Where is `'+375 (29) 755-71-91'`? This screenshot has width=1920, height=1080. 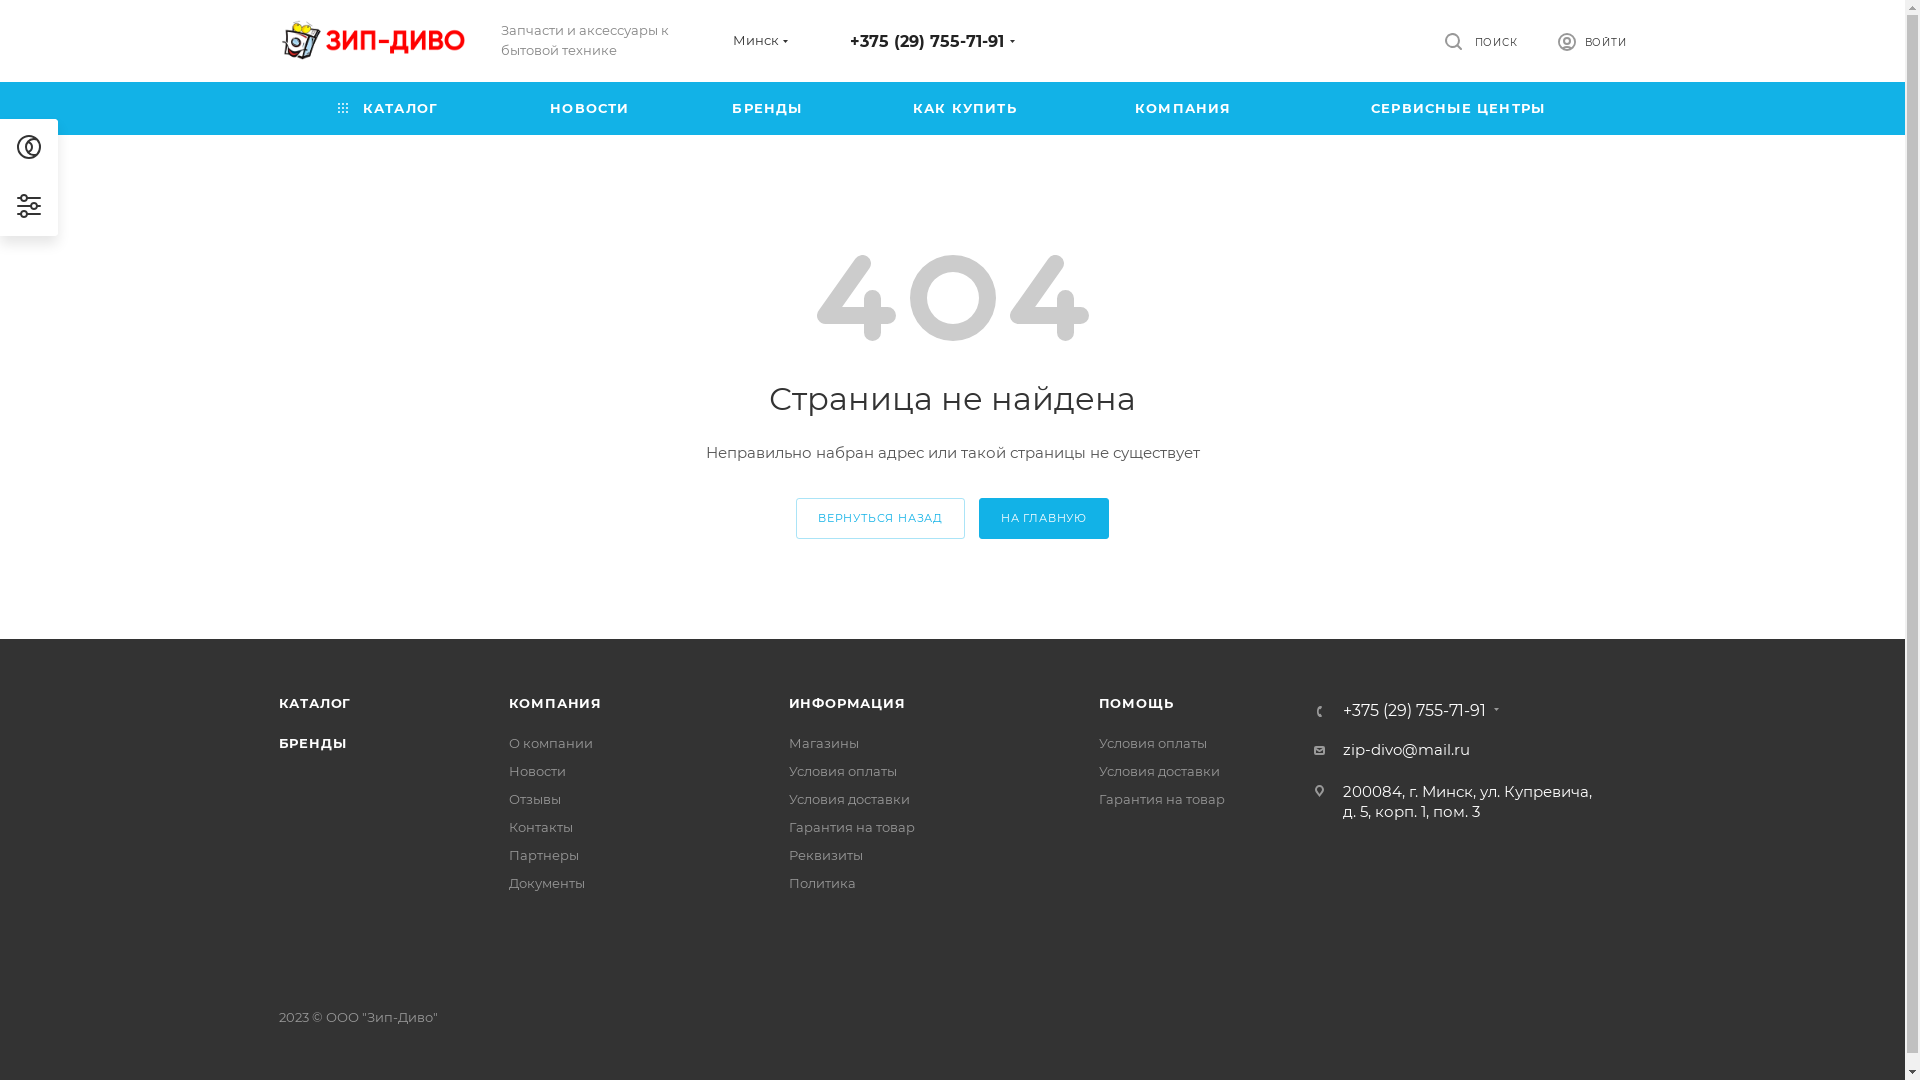
'+375 (29) 755-71-91' is located at coordinates (925, 41).